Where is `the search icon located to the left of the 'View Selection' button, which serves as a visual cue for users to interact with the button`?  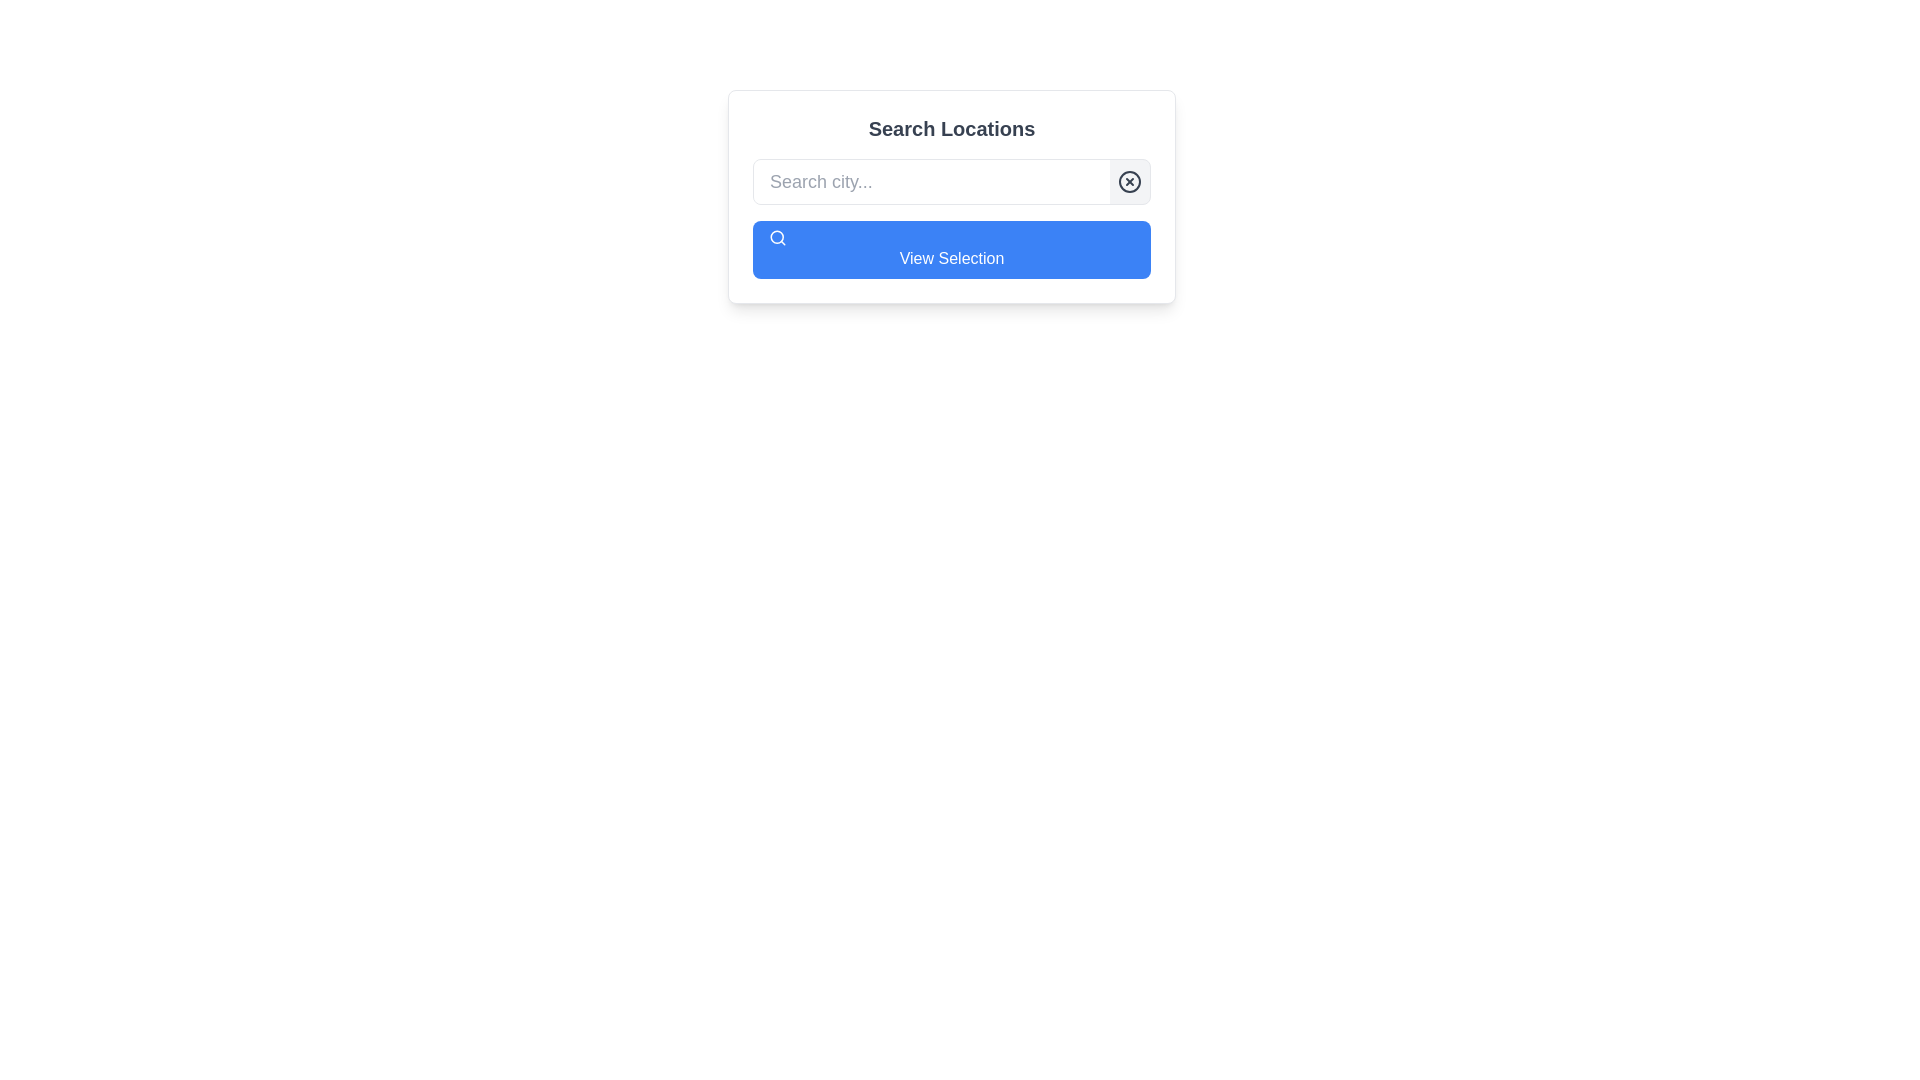 the search icon located to the left of the 'View Selection' button, which serves as a visual cue for users to interact with the button is located at coordinates (776, 237).